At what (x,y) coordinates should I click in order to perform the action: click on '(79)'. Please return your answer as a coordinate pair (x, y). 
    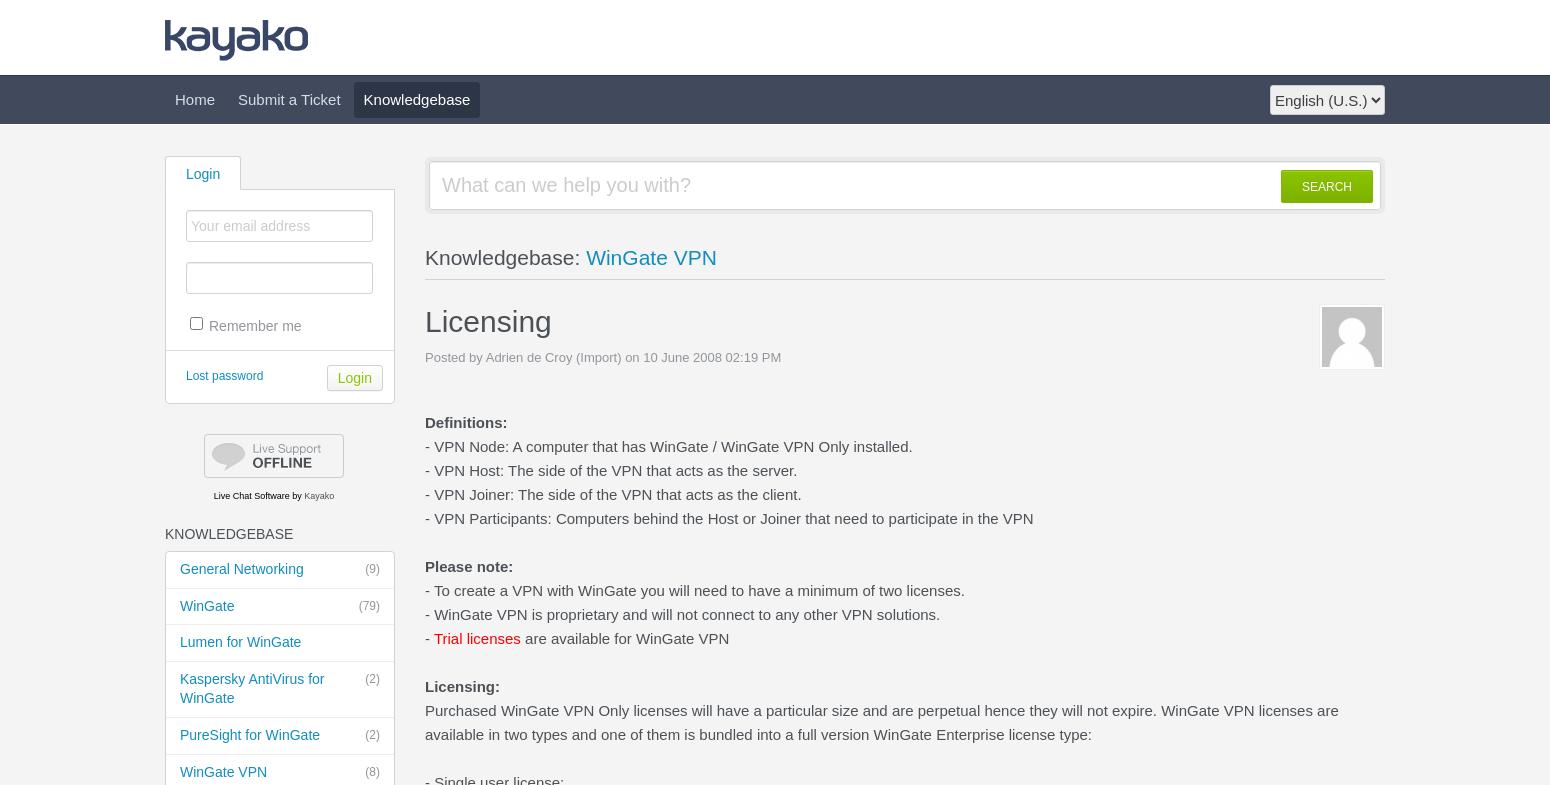
    Looking at the image, I should click on (368, 604).